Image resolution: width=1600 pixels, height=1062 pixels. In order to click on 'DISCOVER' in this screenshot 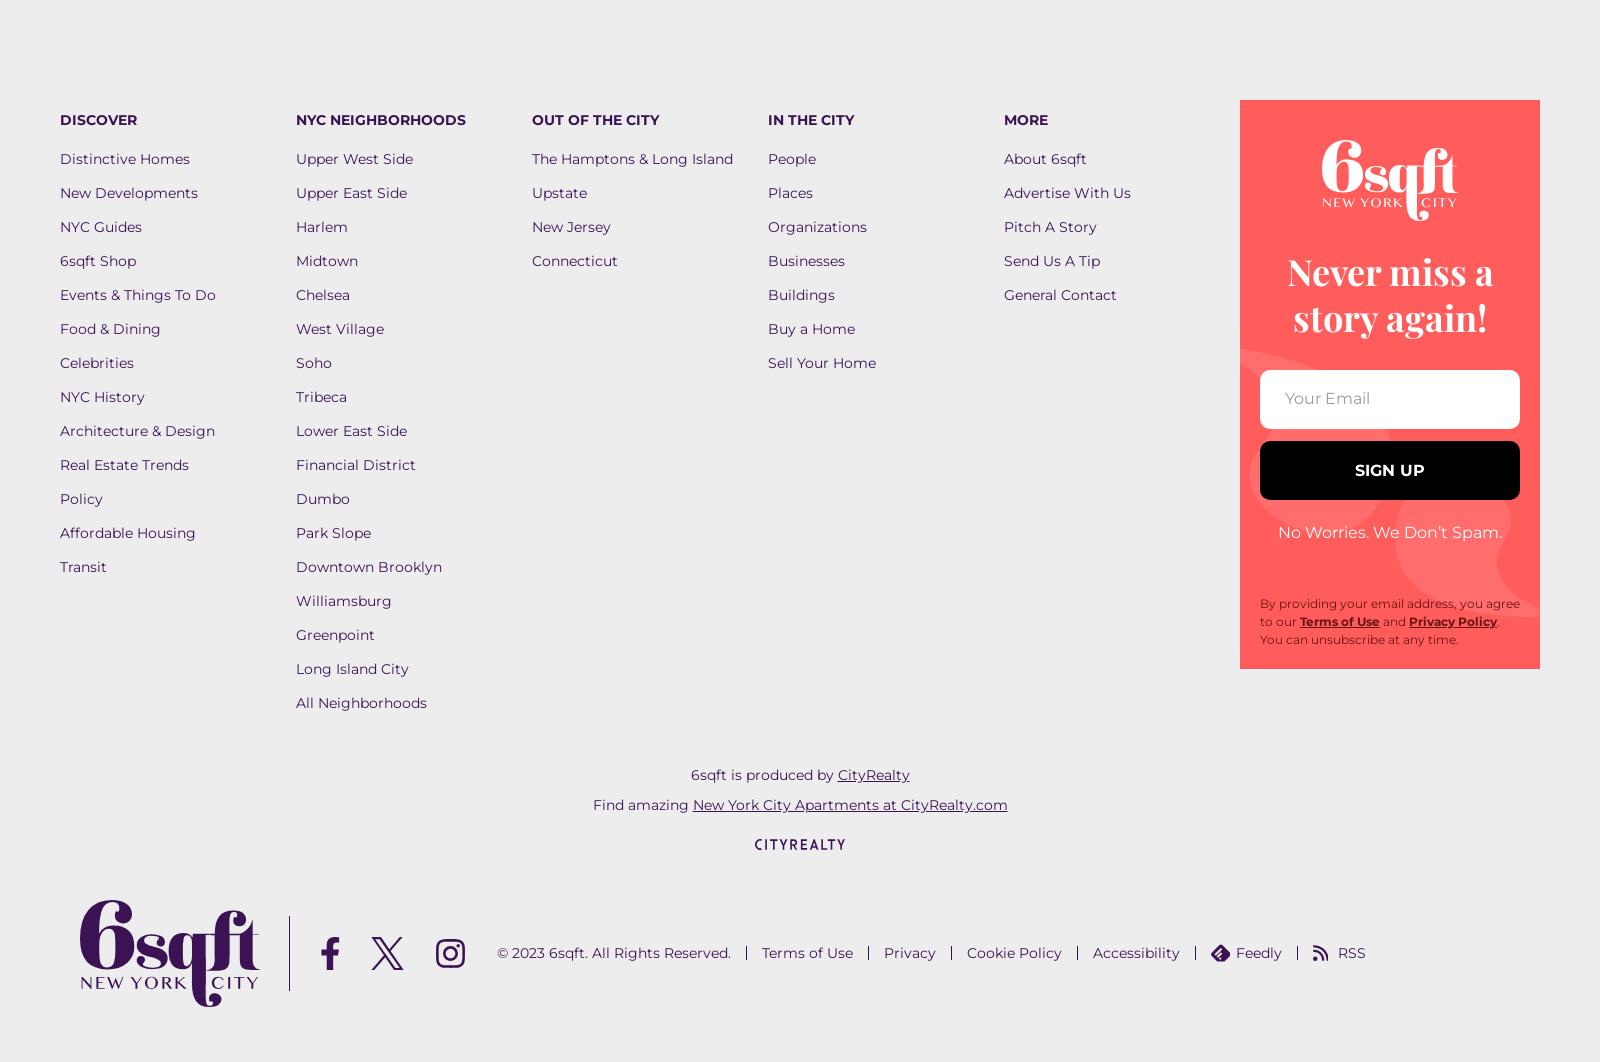, I will do `click(97, 119)`.